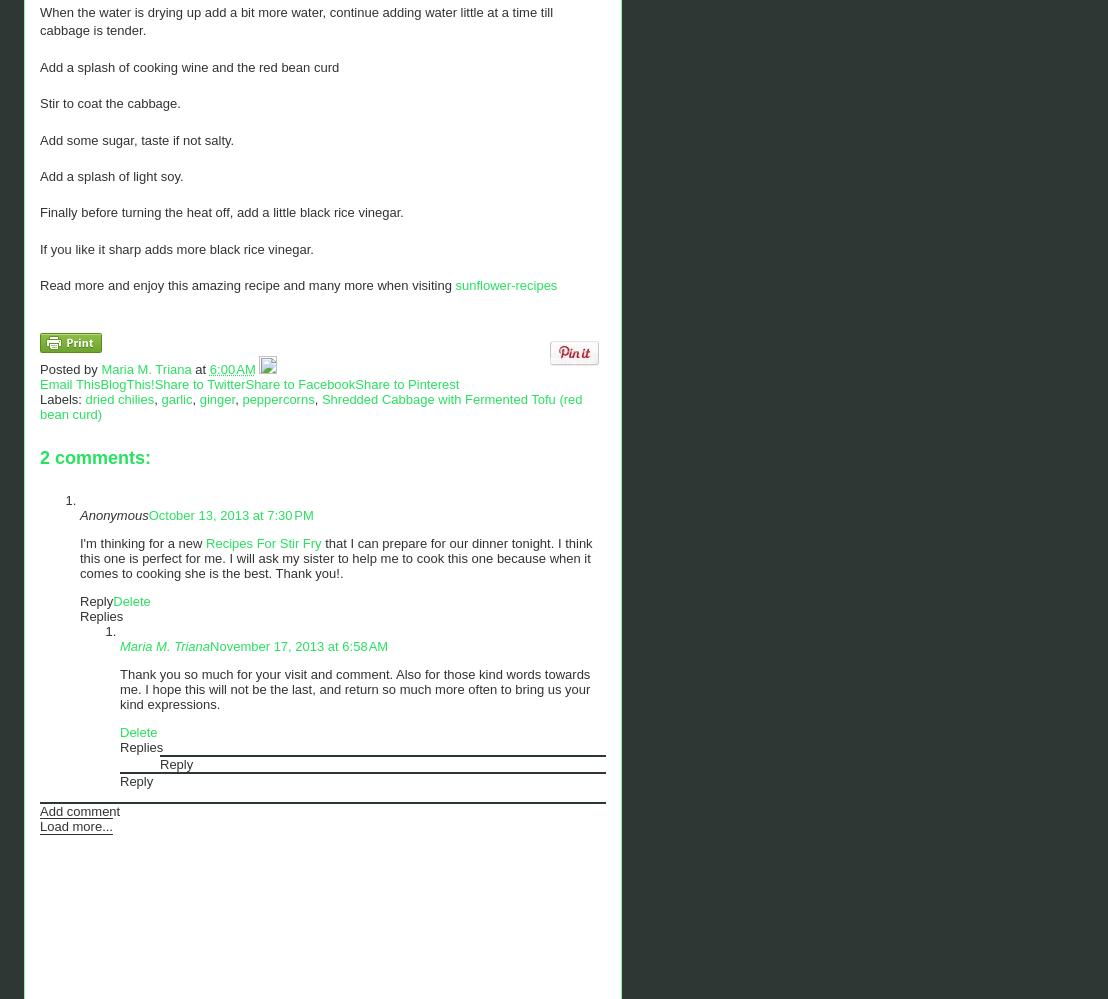 The image size is (1108, 999). I want to click on 'Anonymous', so click(114, 513).